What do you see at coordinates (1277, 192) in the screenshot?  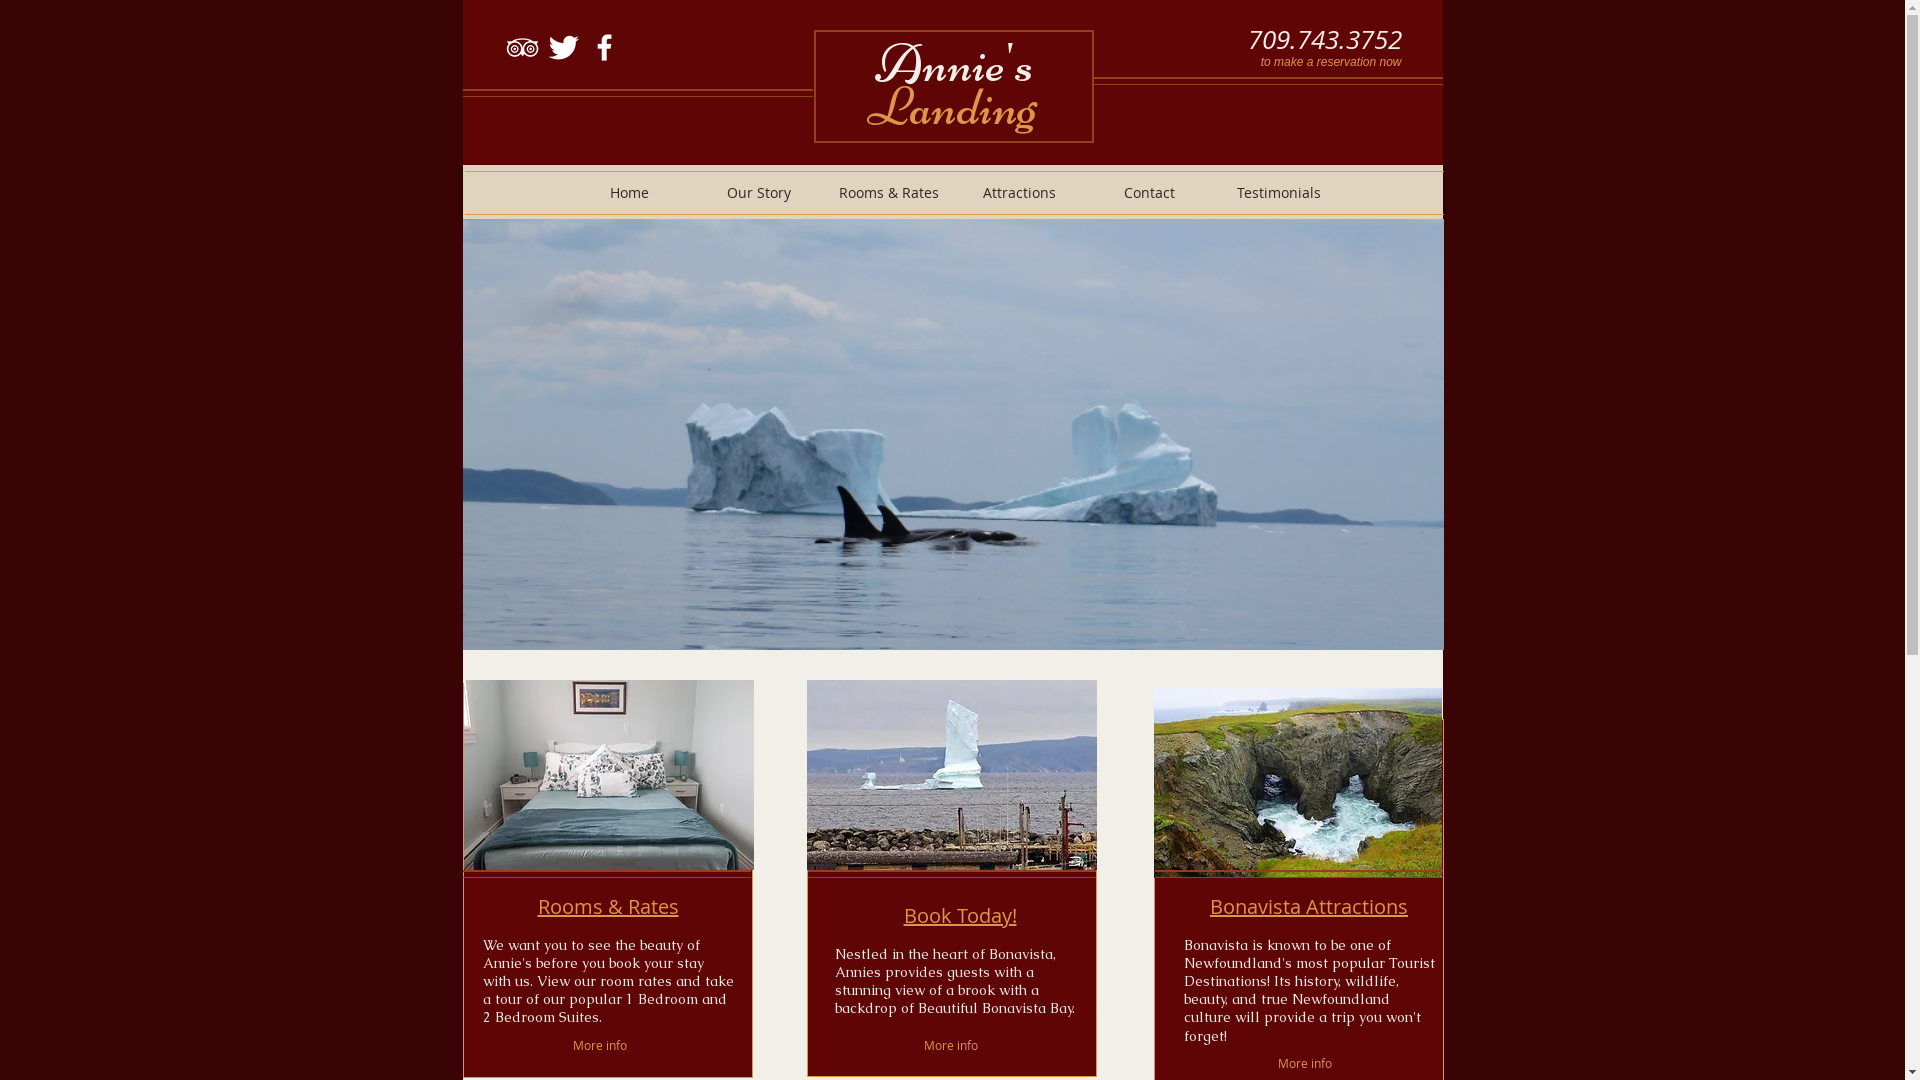 I see `'Testimonials'` at bounding box center [1277, 192].